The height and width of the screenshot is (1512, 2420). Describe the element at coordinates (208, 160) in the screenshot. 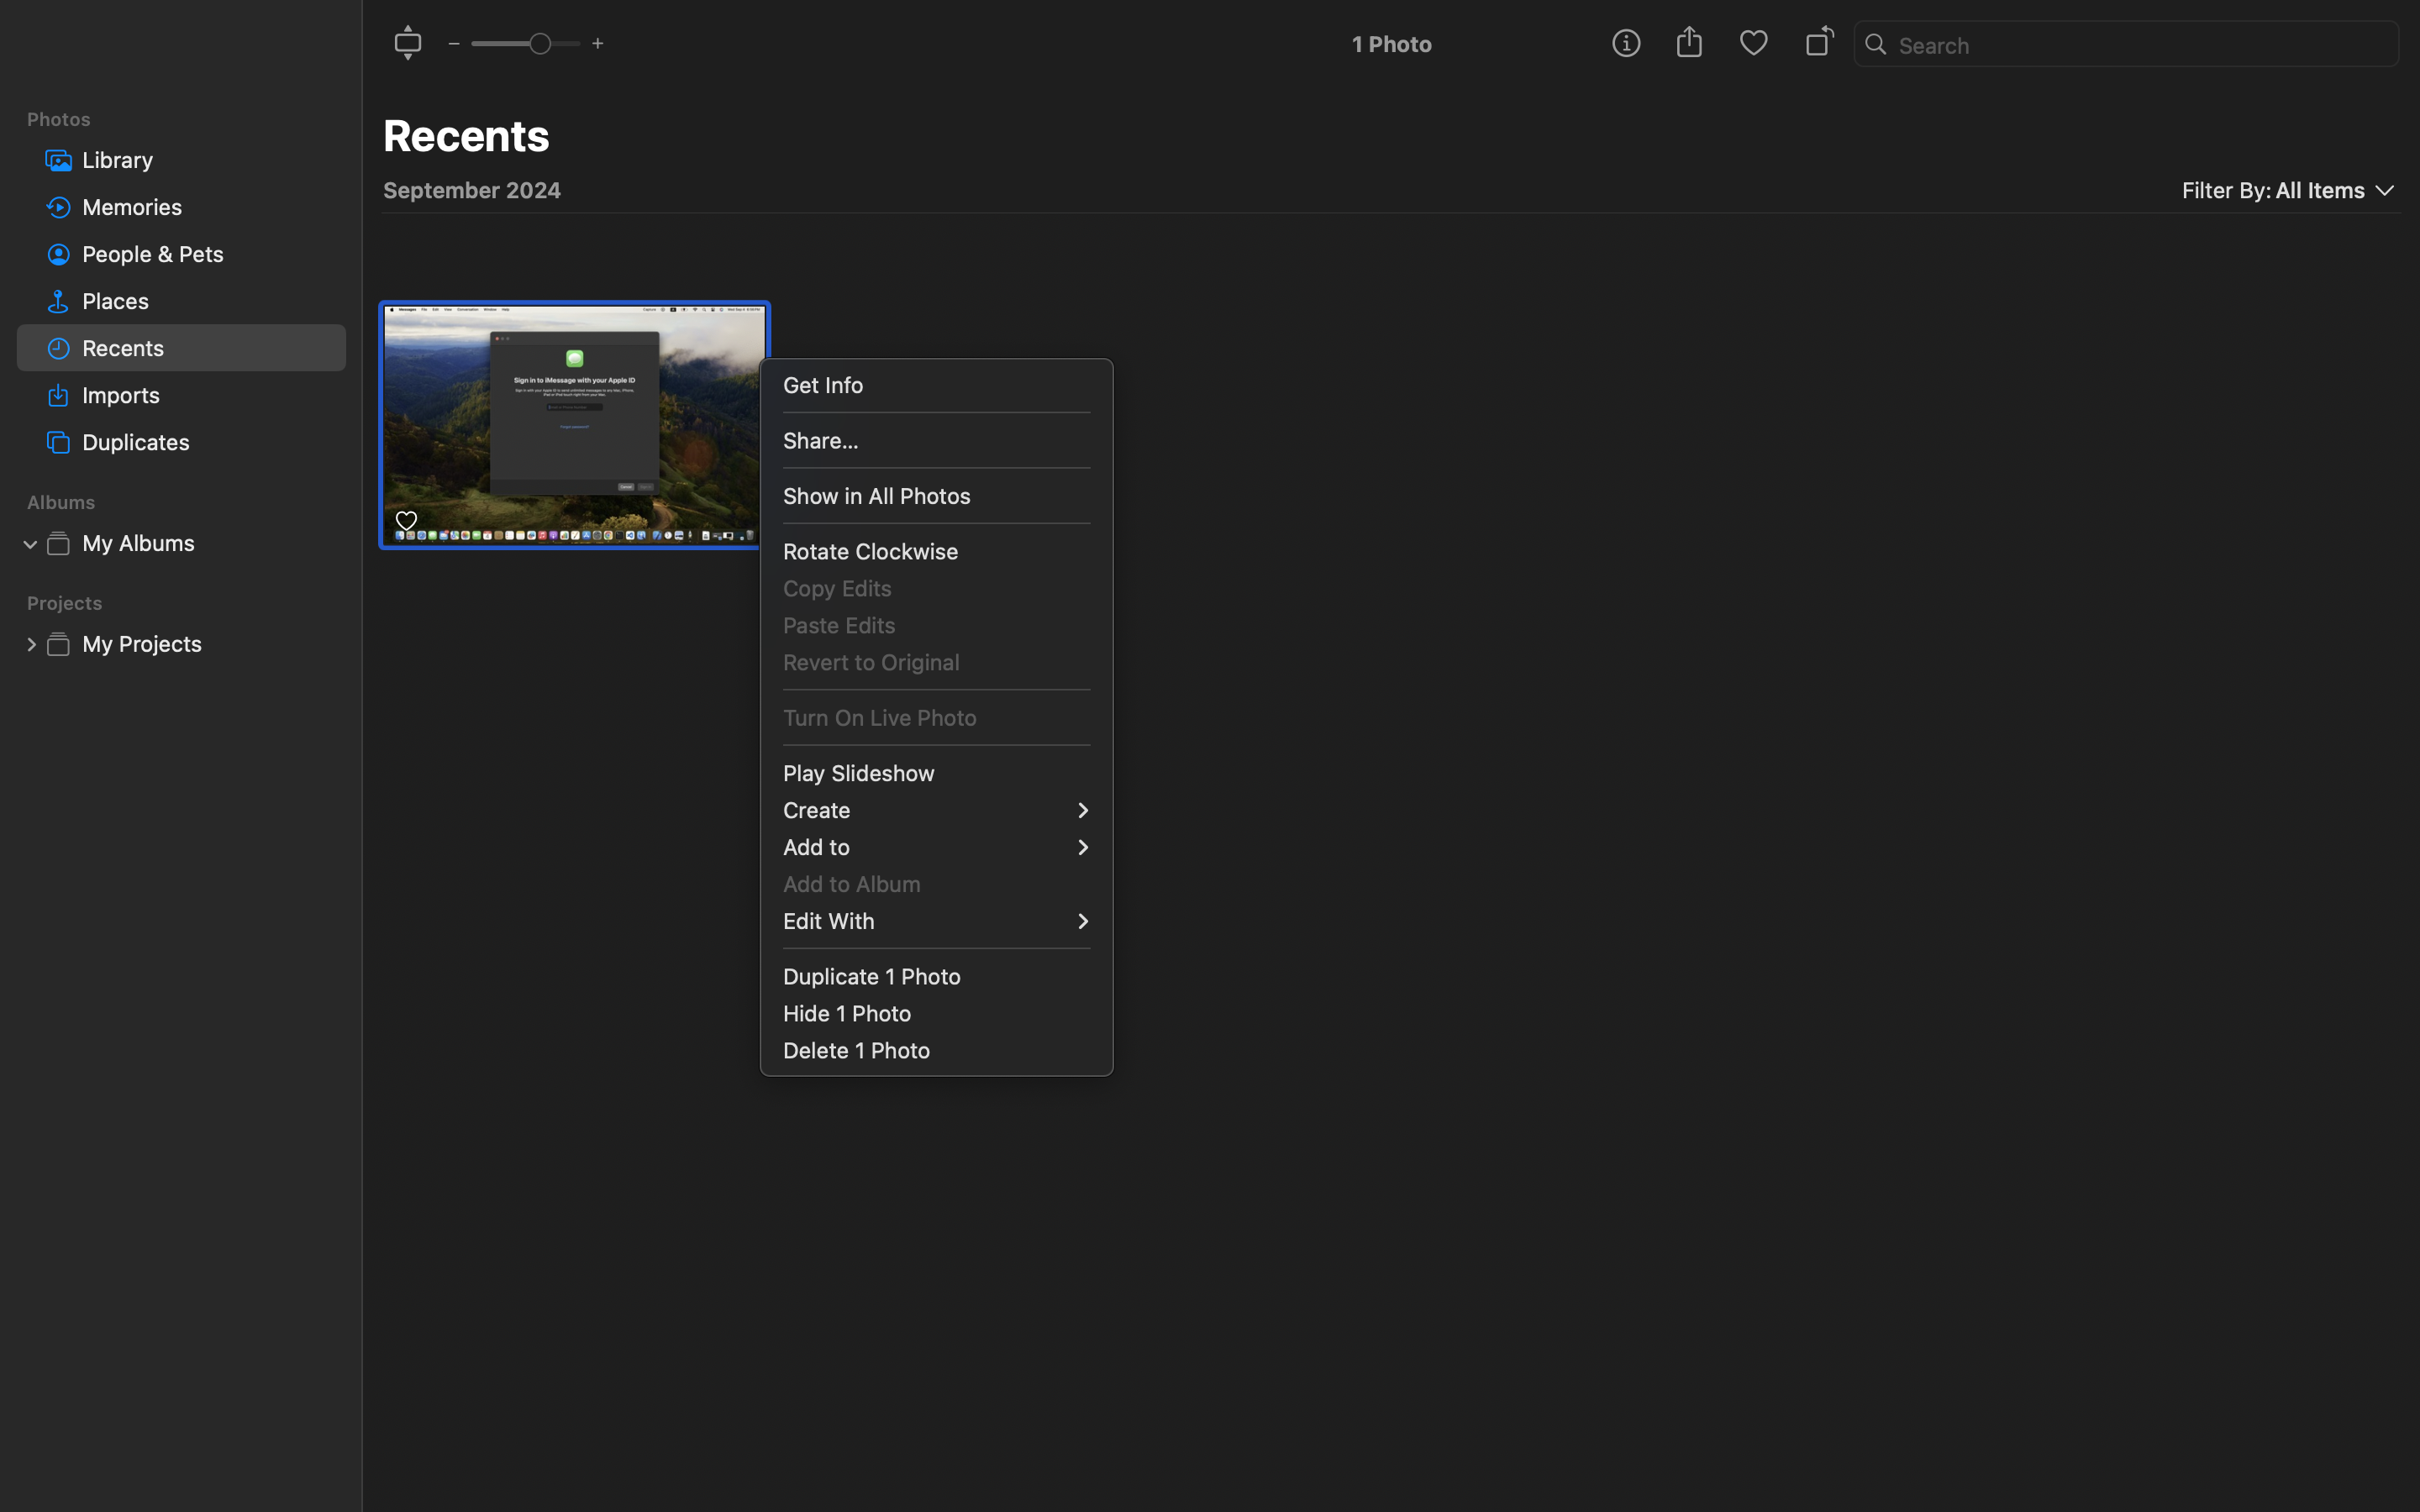

I see `'Library'` at that location.